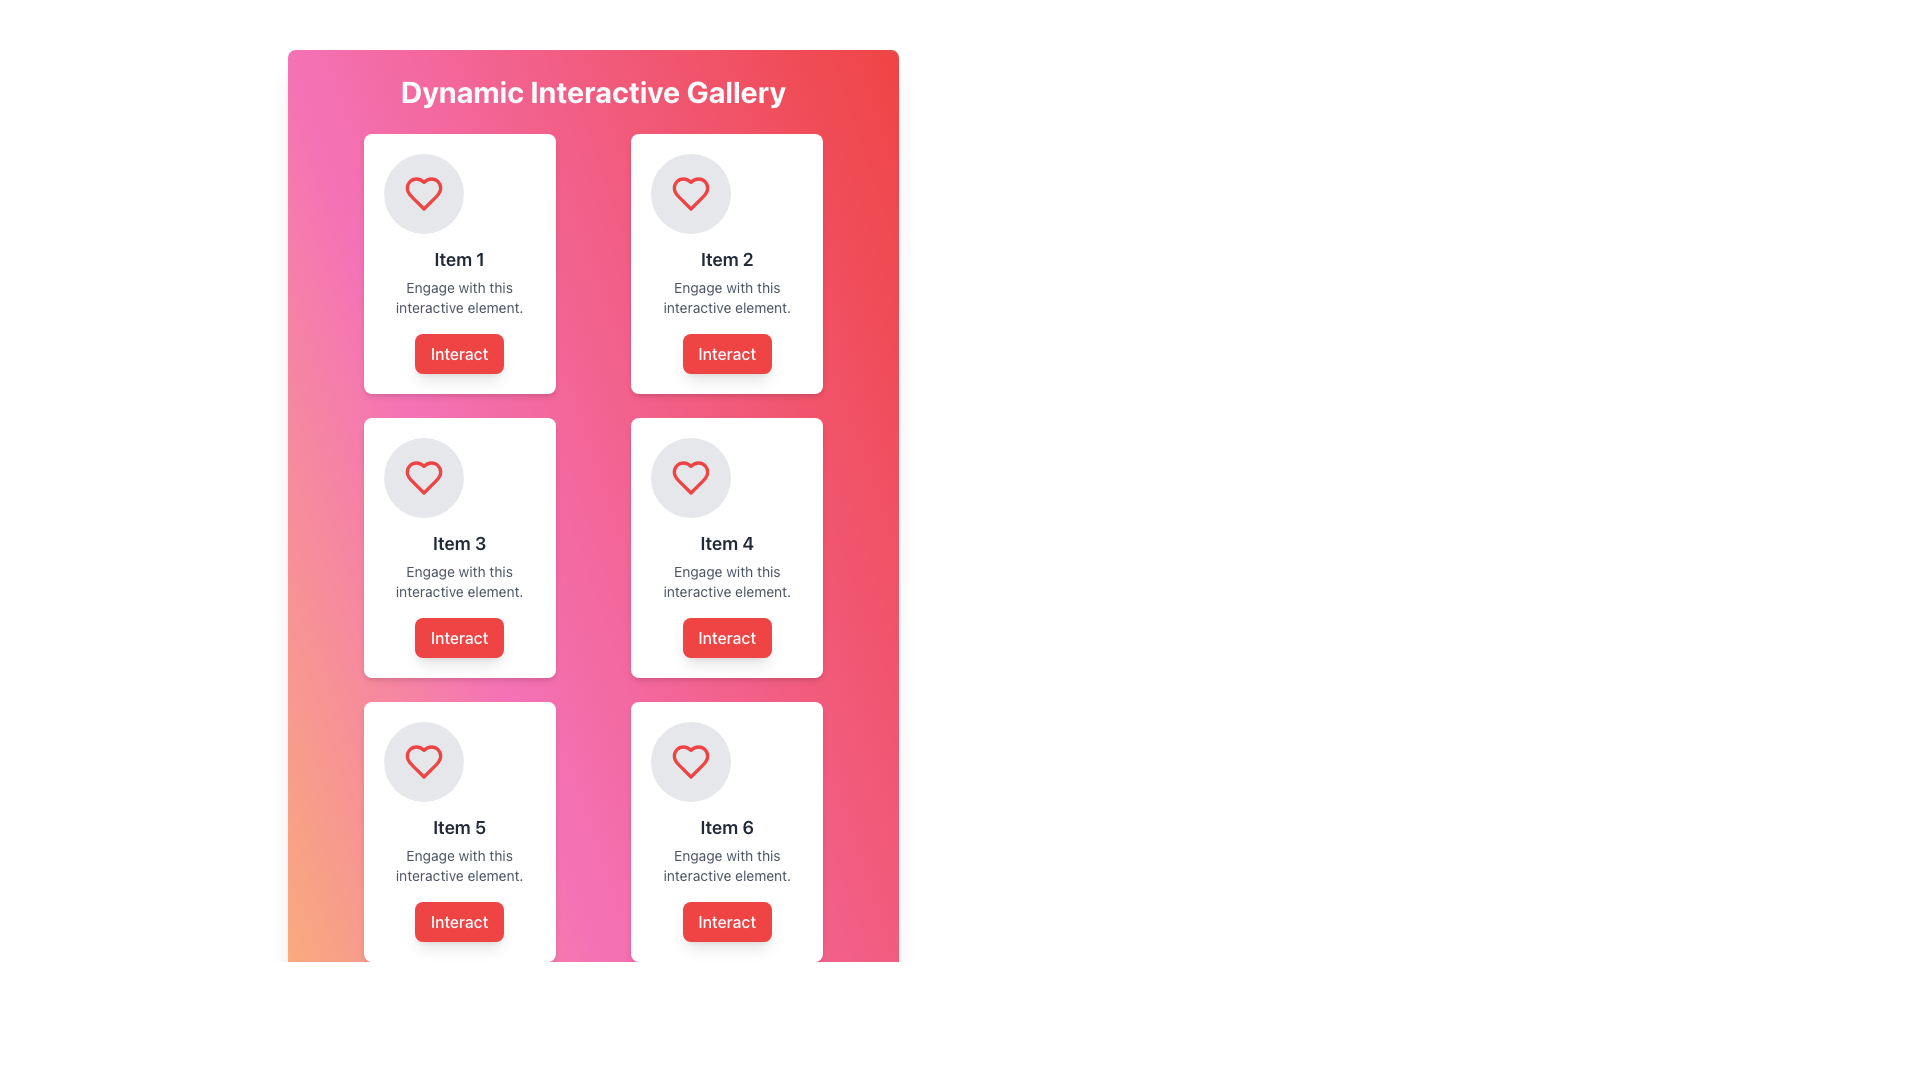 Image resolution: width=1920 pixels, height=1080 pixels. I want to click on the 'Item 6' label located in the bottom-right card of the six-card grid layout, which serves as a title for the card, so click(726, 828).